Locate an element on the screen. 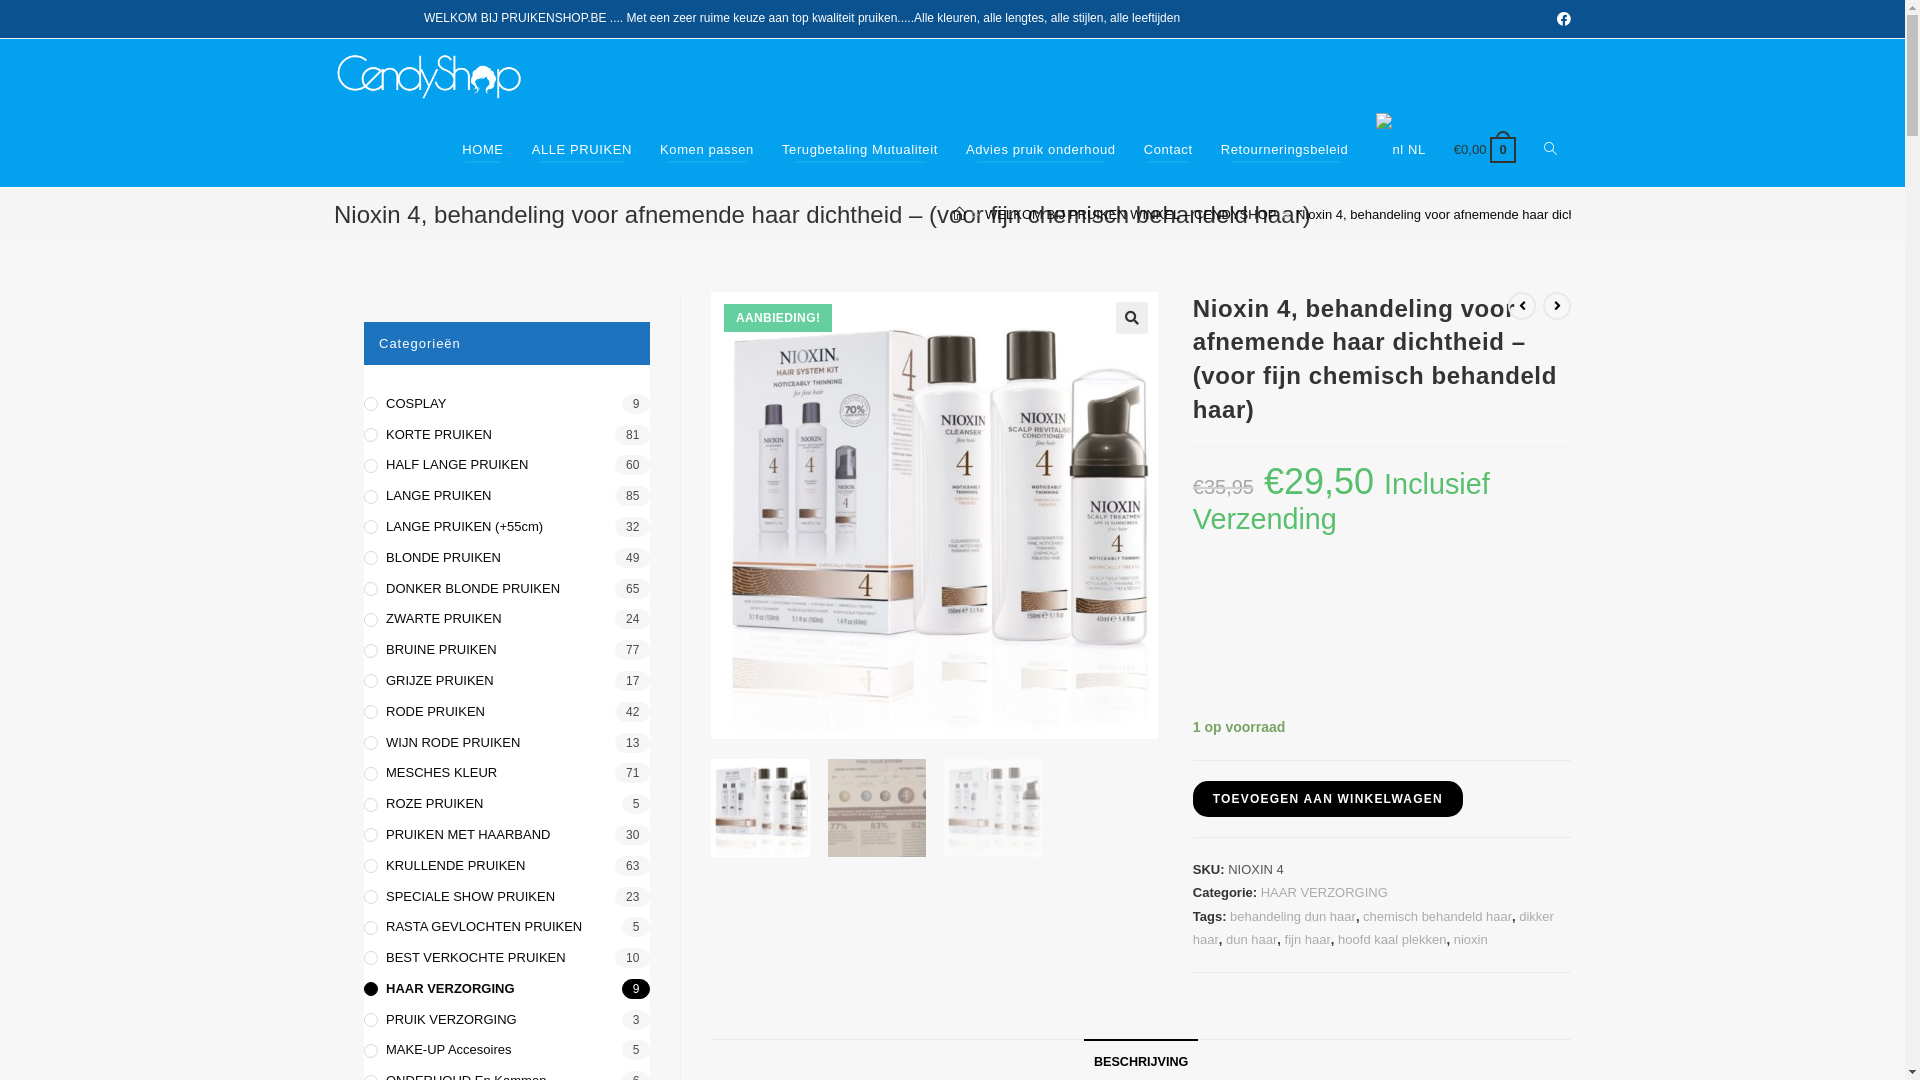  'PRUIK VERZORGING' is located at coordinates (507, 1020).